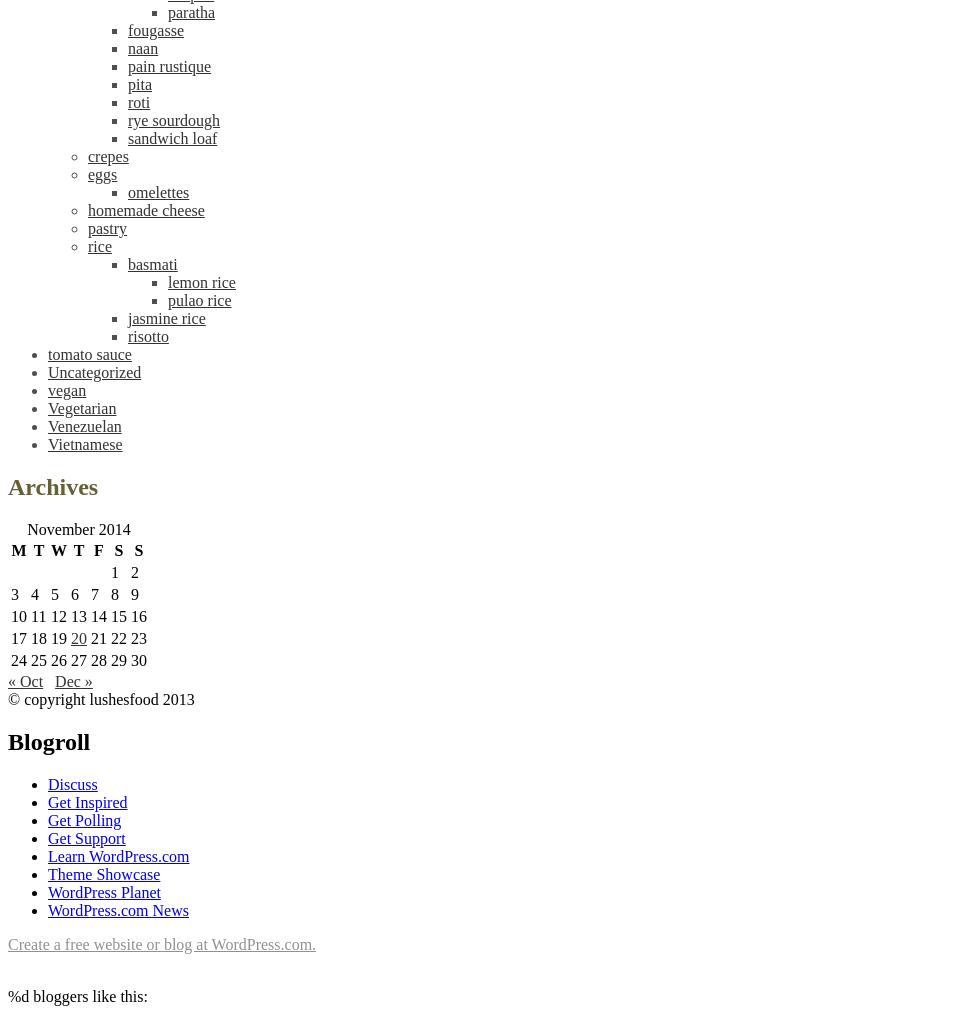 This screenshot has width=968, height=1022. Describe the element at coordinates (126, 101) in the screenshot. I see `'roti'` at that location.